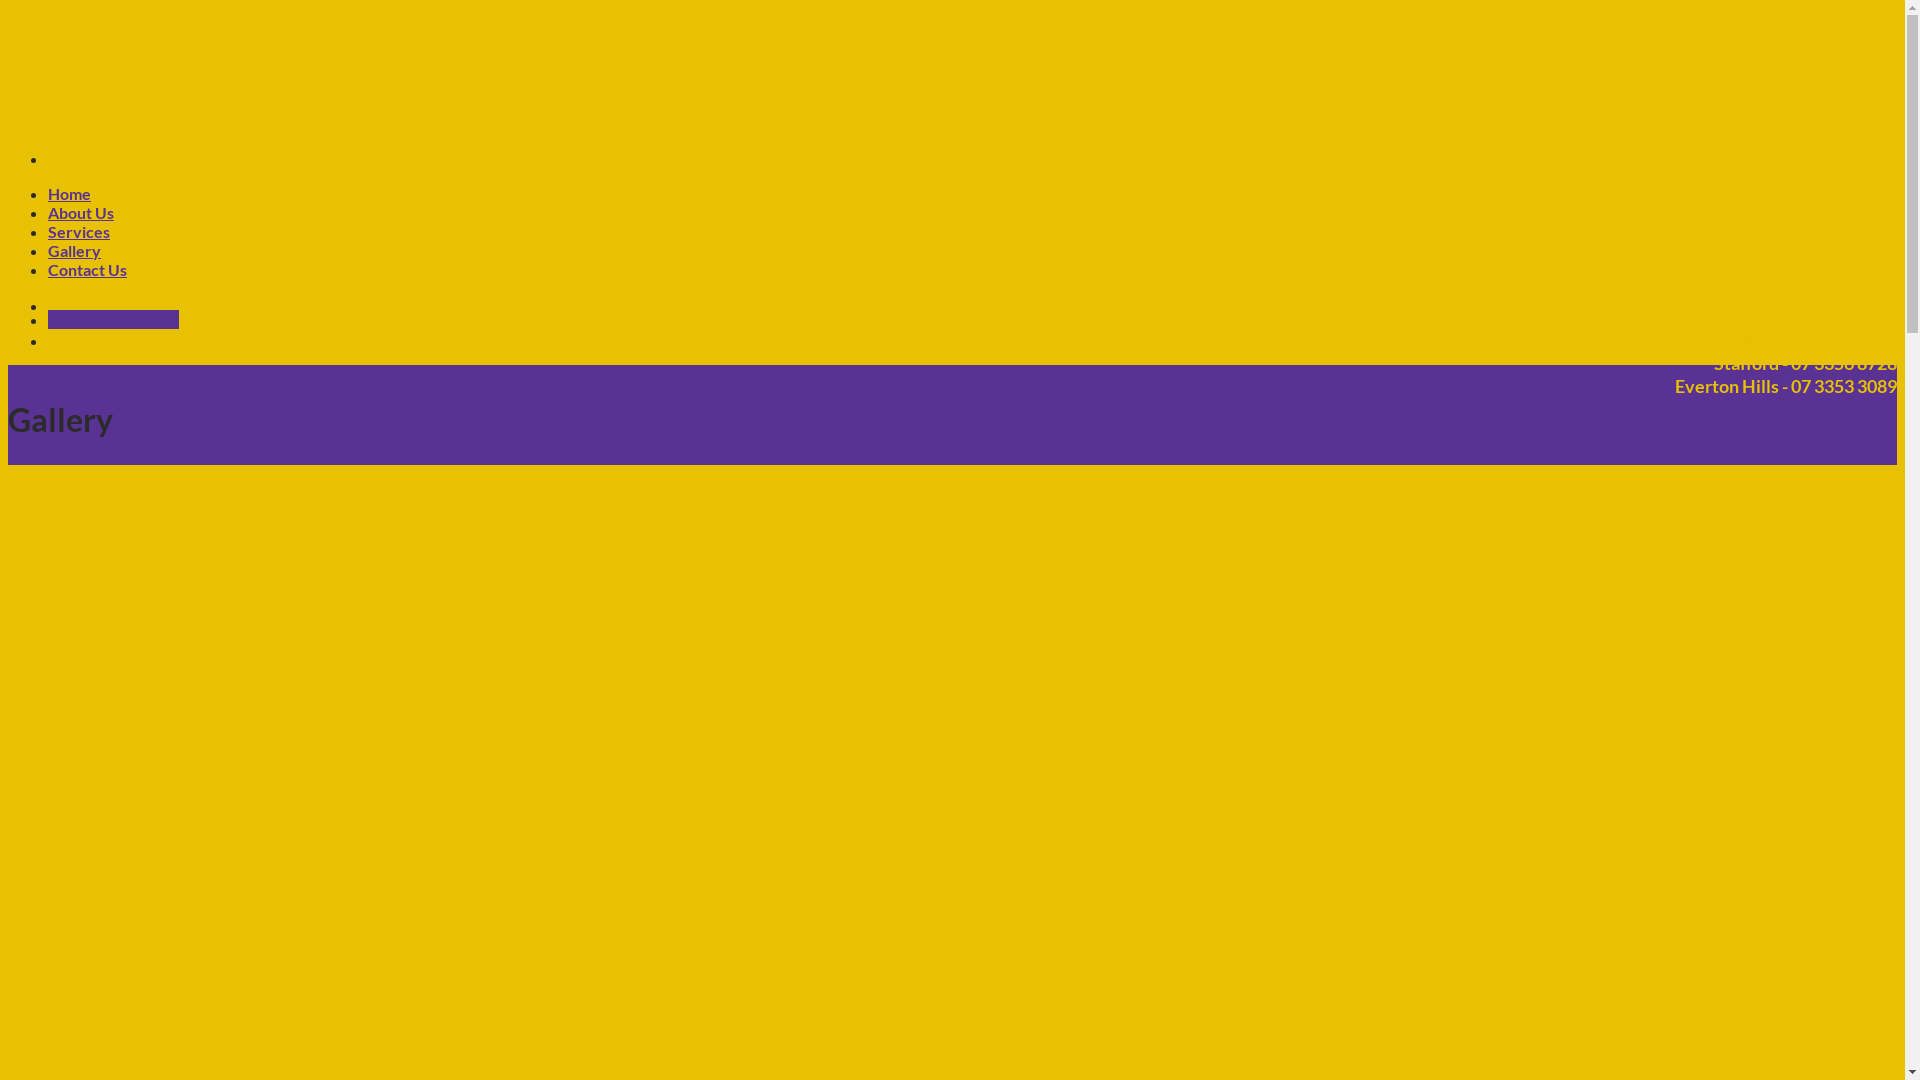  I want to click on 'Contact Us', so click(86, 268).